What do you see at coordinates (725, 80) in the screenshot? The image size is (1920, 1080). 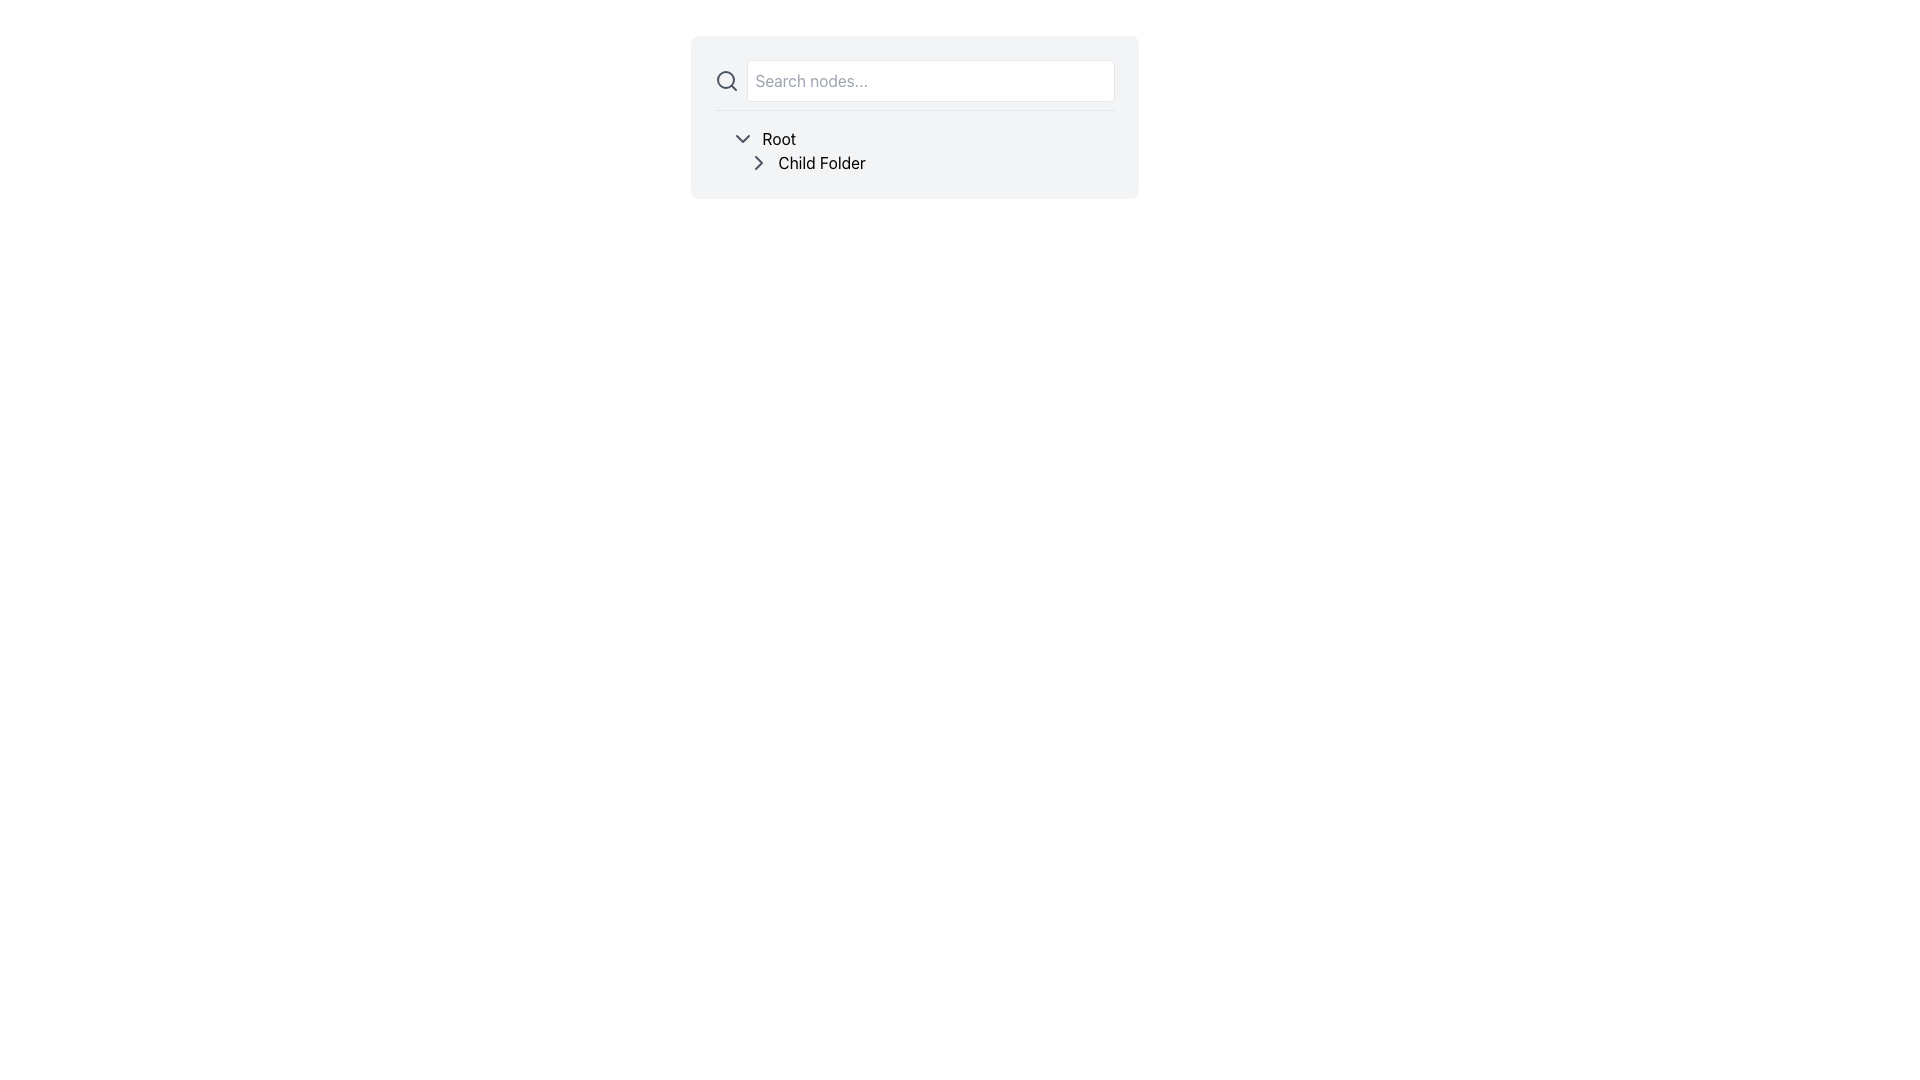 I see `the magnifying glass icon, which is dark gray and circular, located at the far left of the panel before the 'Search nodes...' text input field` at bounding box center [725, 80].